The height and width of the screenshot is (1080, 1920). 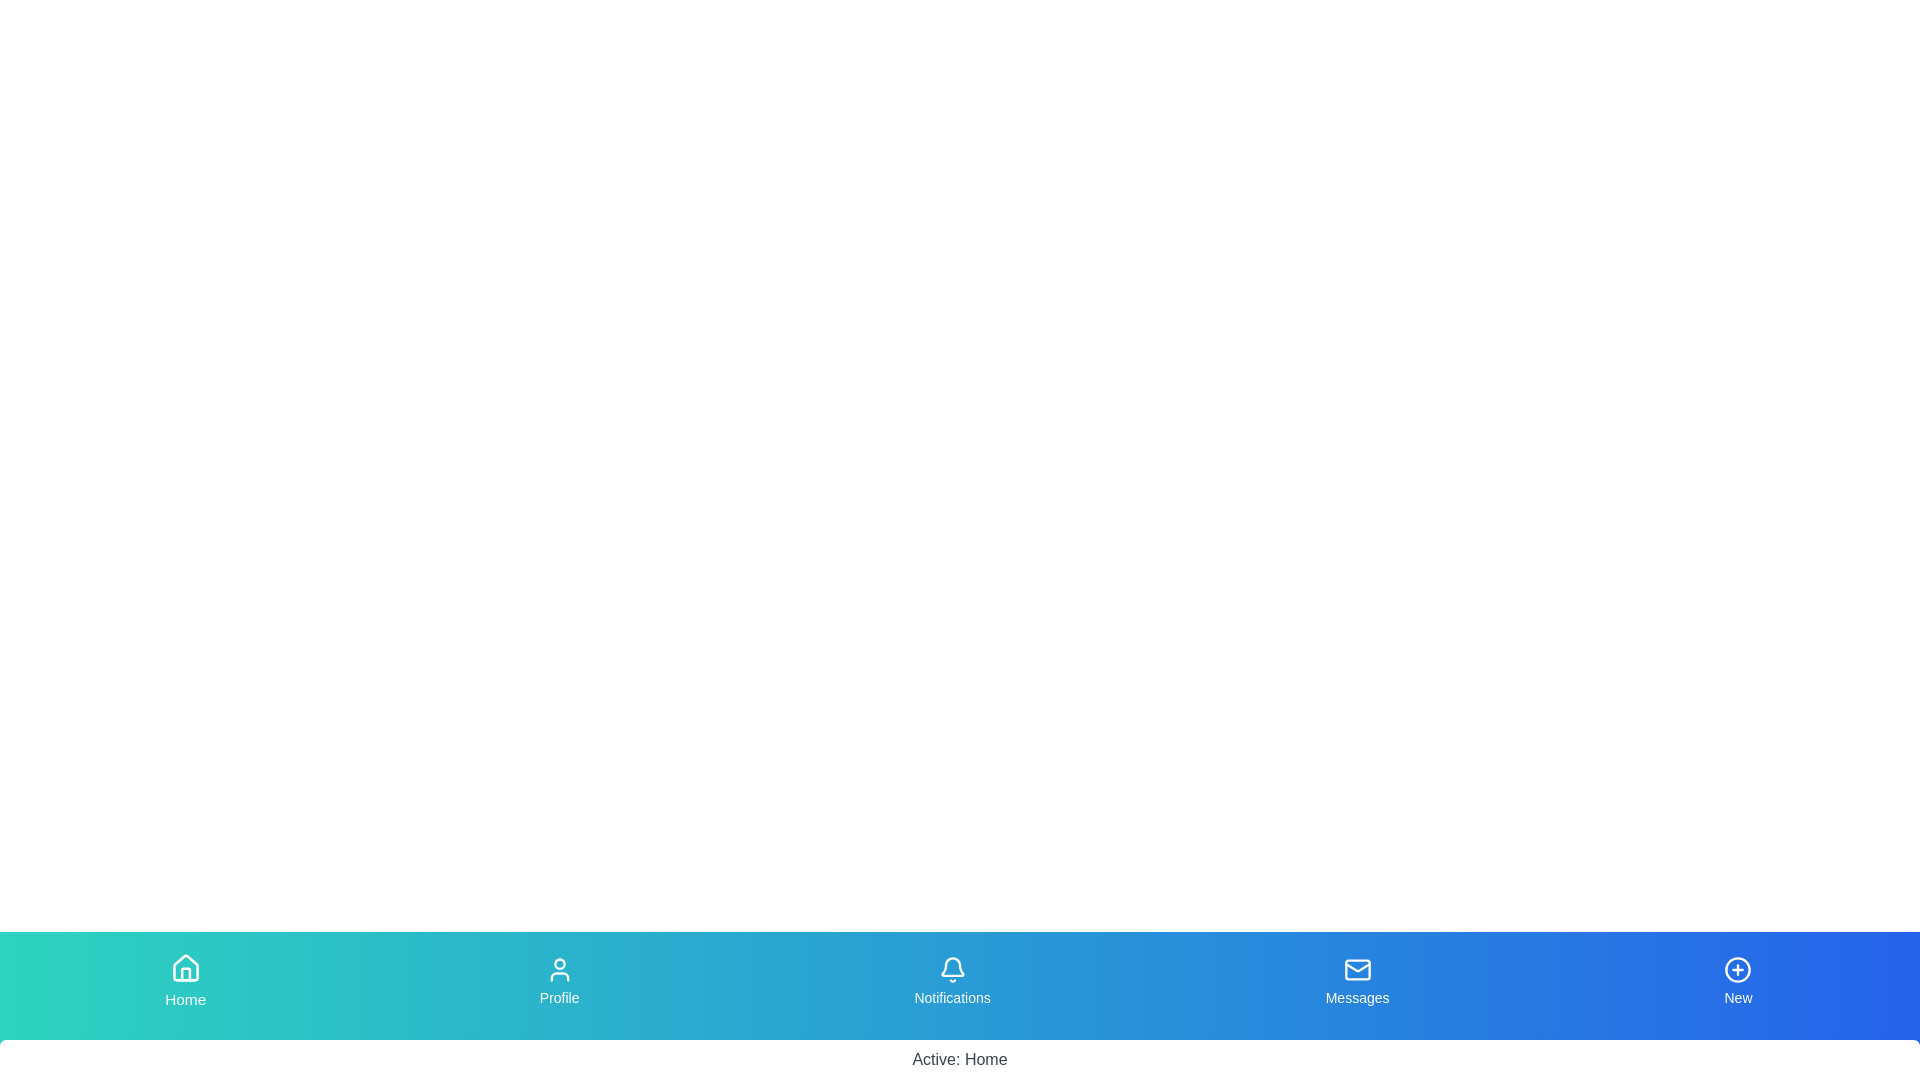 What do you see at coordinates (186, 981) in the screenshot?
I see `the tab labeled Home to observe the scaling effect` at bounding box center [186, 981].